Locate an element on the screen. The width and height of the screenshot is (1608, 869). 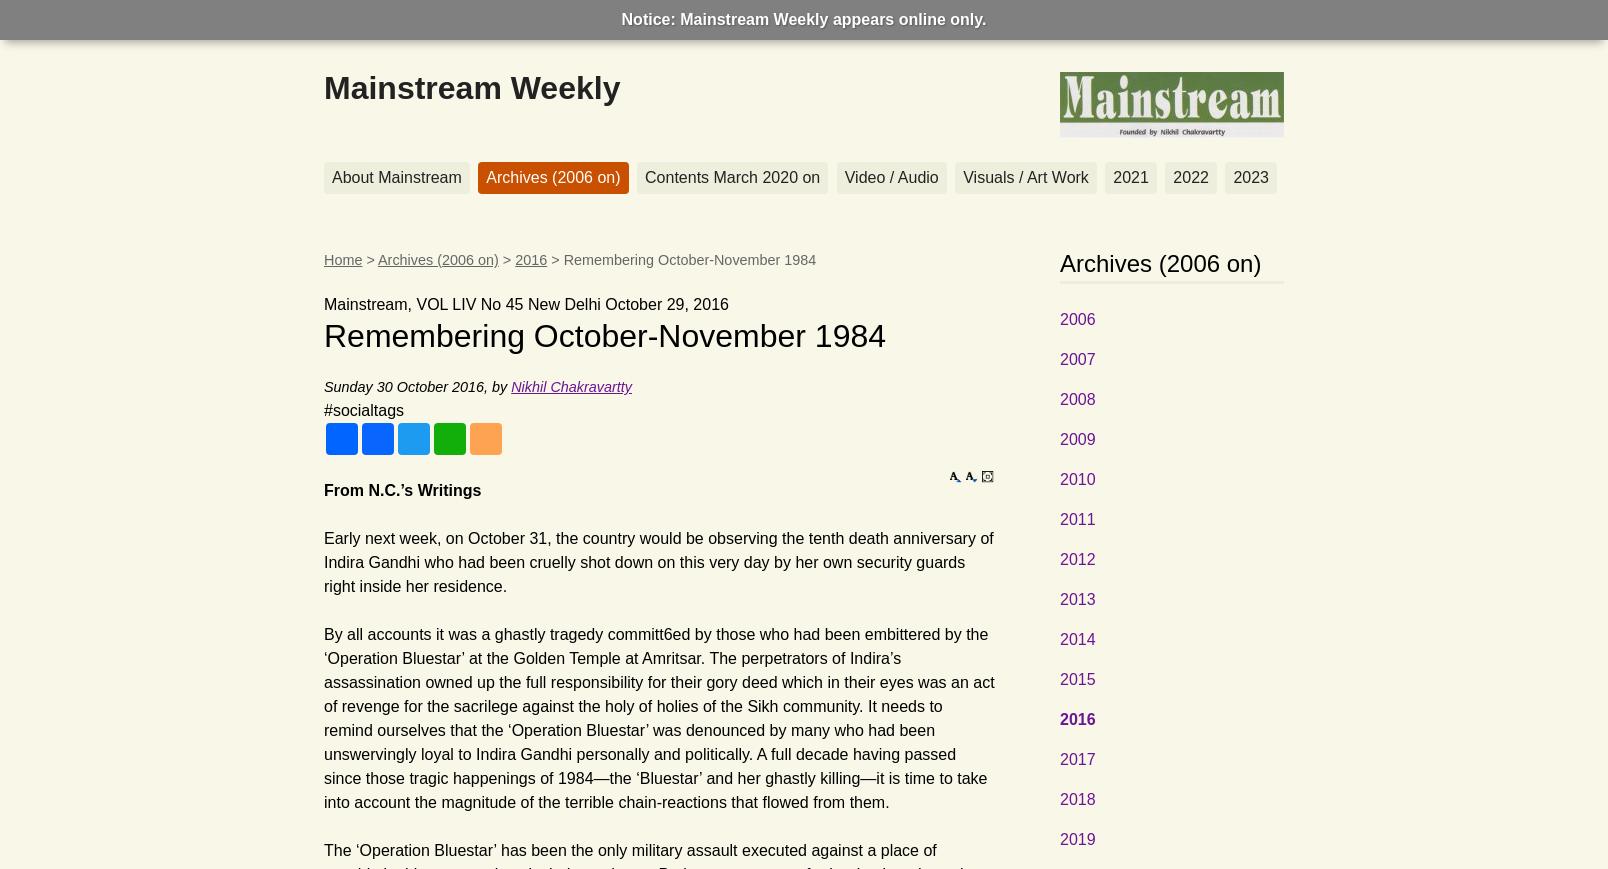
',' is located at coordinates (488, 385).